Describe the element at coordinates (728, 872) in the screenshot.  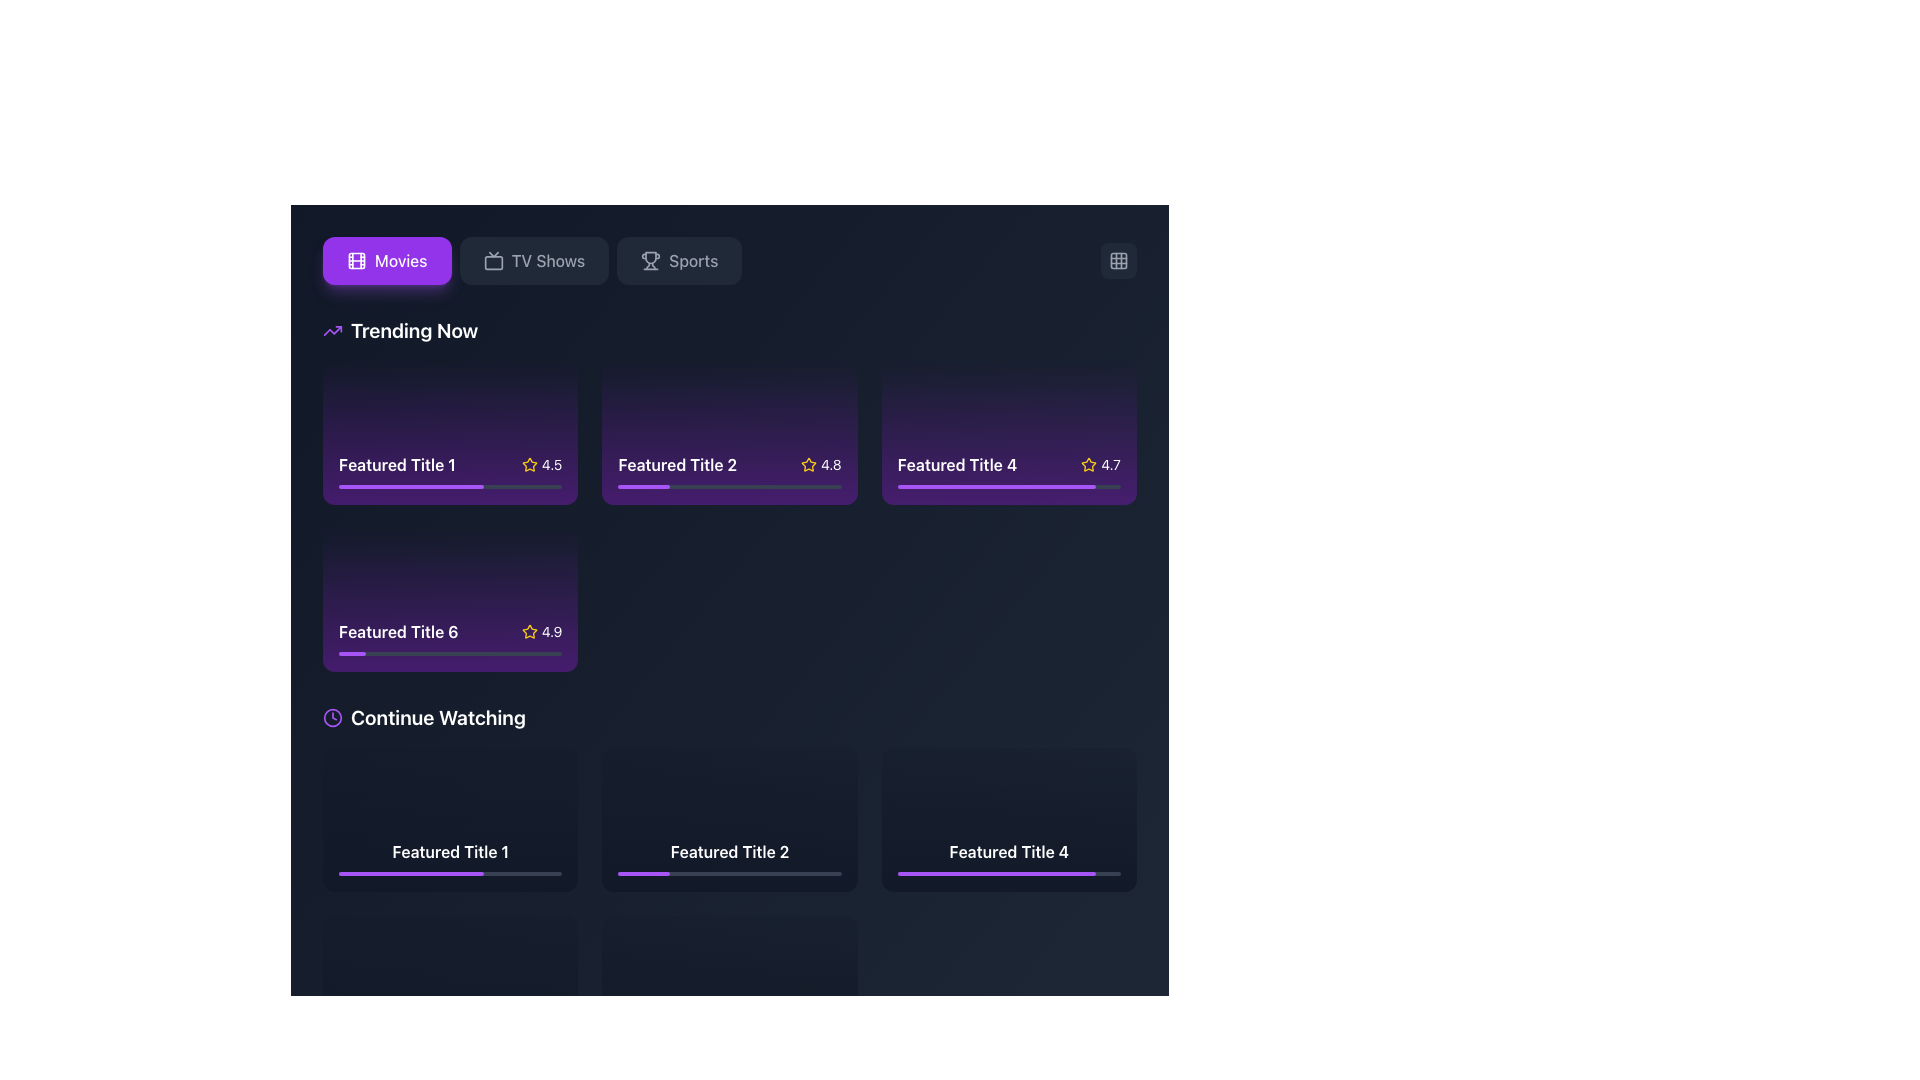
I see `the horizontal progress bar with a minimalistic design, filled purple and located near the bottom of the card labeled 'Featured Title 2' in the 'Continue Watching' section` at that location.